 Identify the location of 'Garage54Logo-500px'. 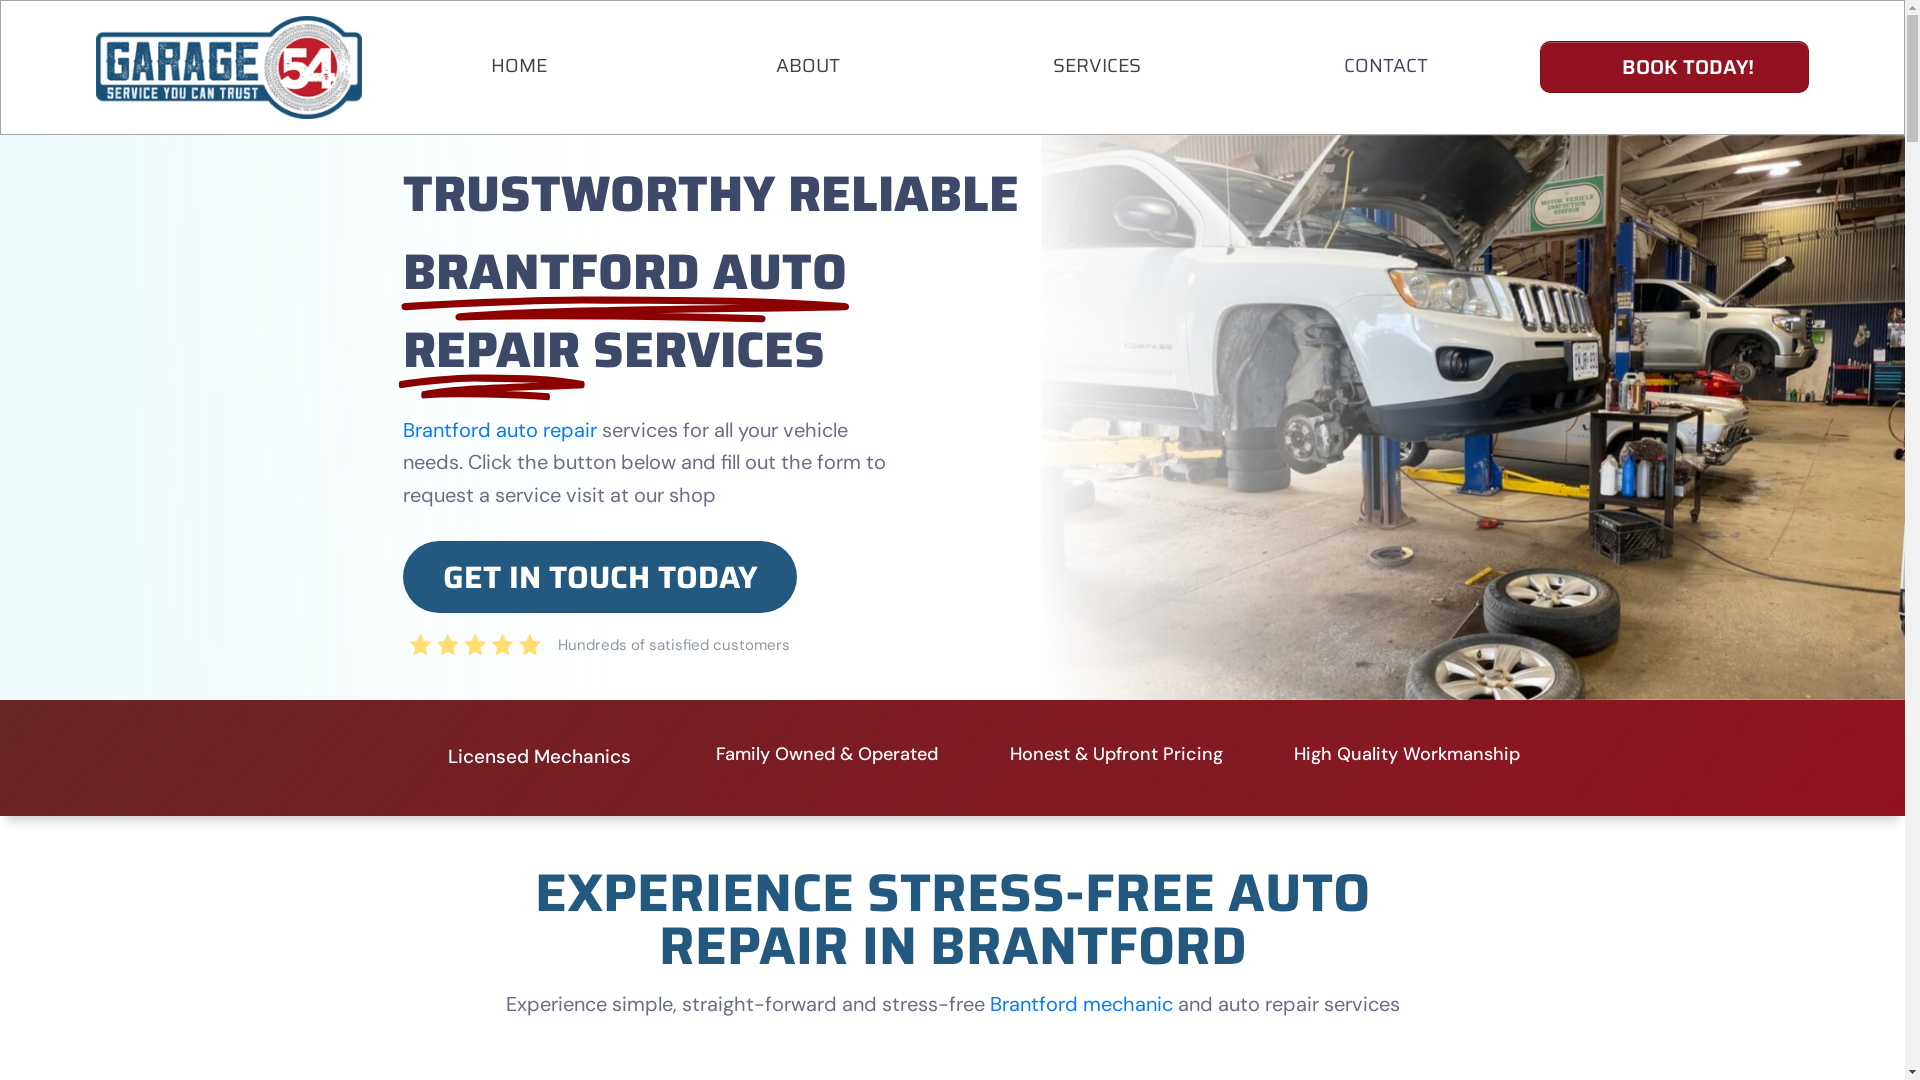
(95, 66).